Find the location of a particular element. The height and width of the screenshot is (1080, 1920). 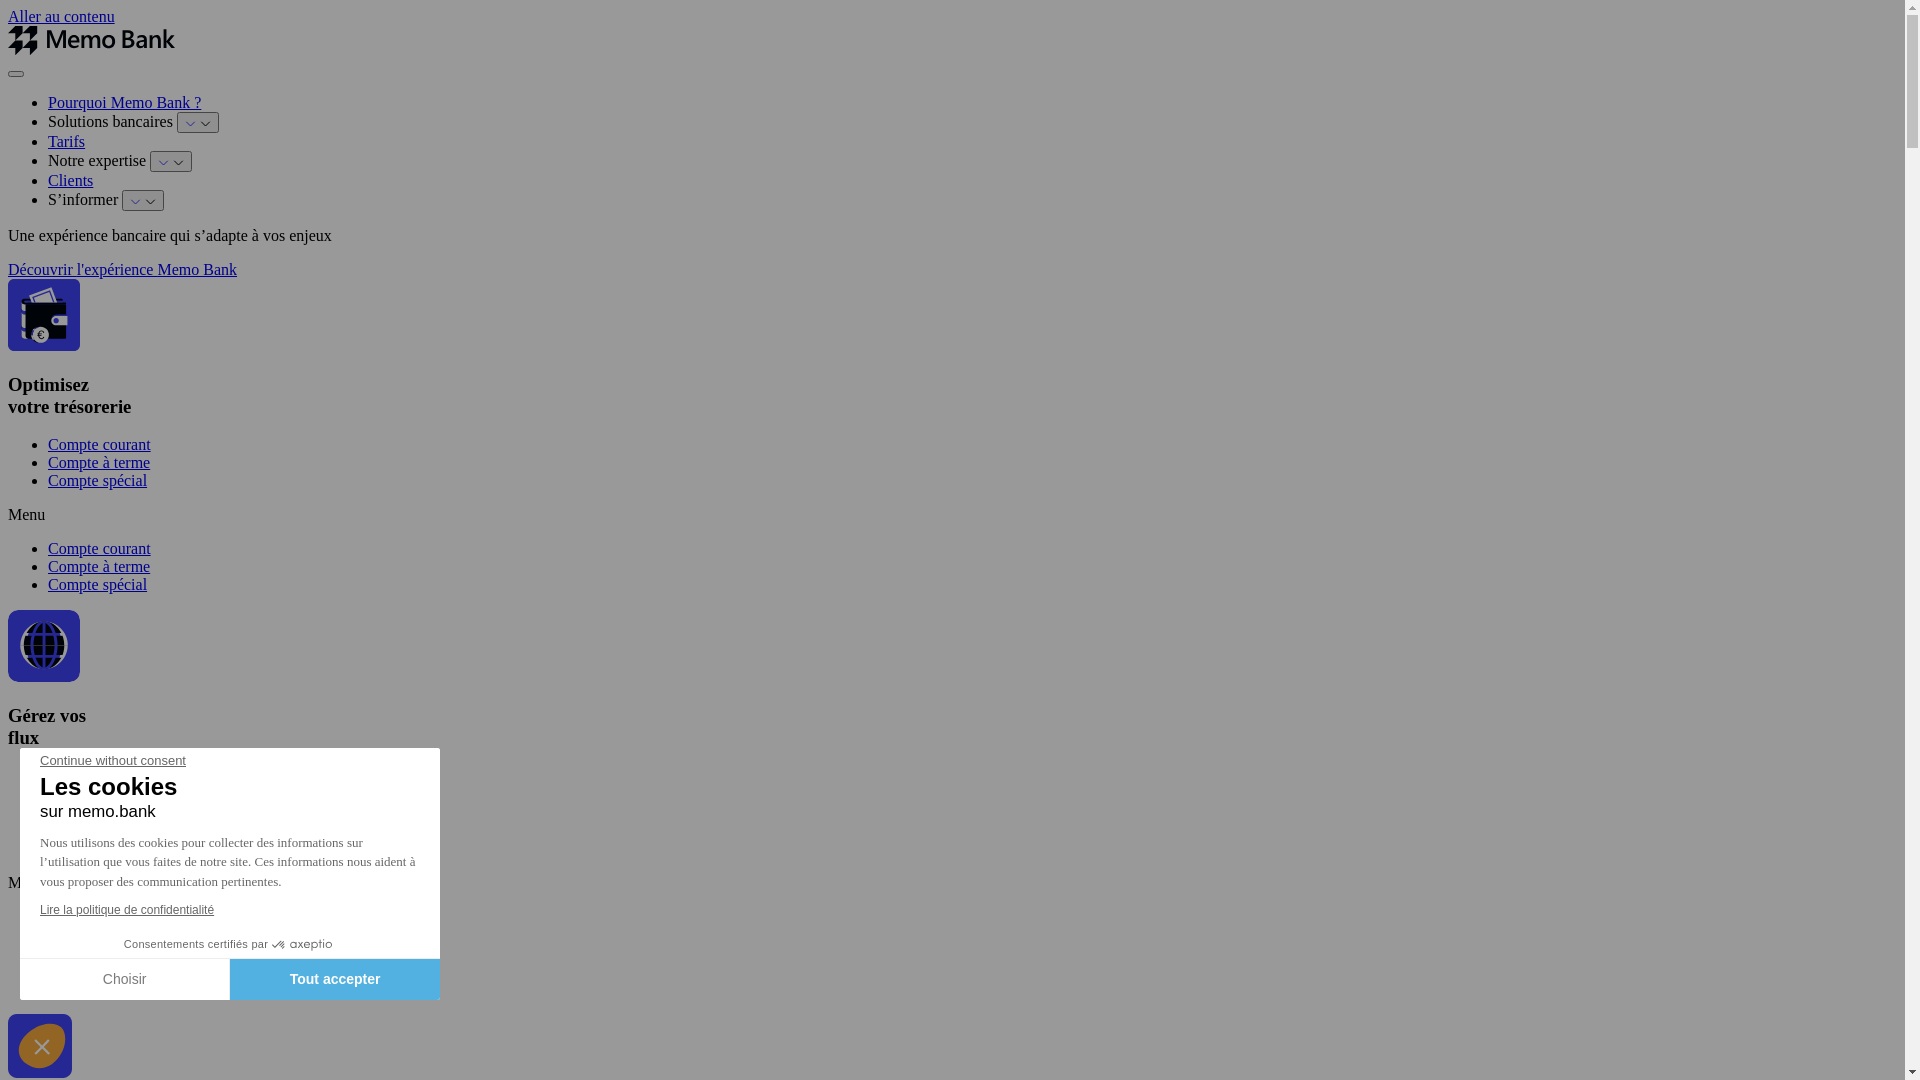

'Continuer sans accepter' is located at coordinates (42, 1044).